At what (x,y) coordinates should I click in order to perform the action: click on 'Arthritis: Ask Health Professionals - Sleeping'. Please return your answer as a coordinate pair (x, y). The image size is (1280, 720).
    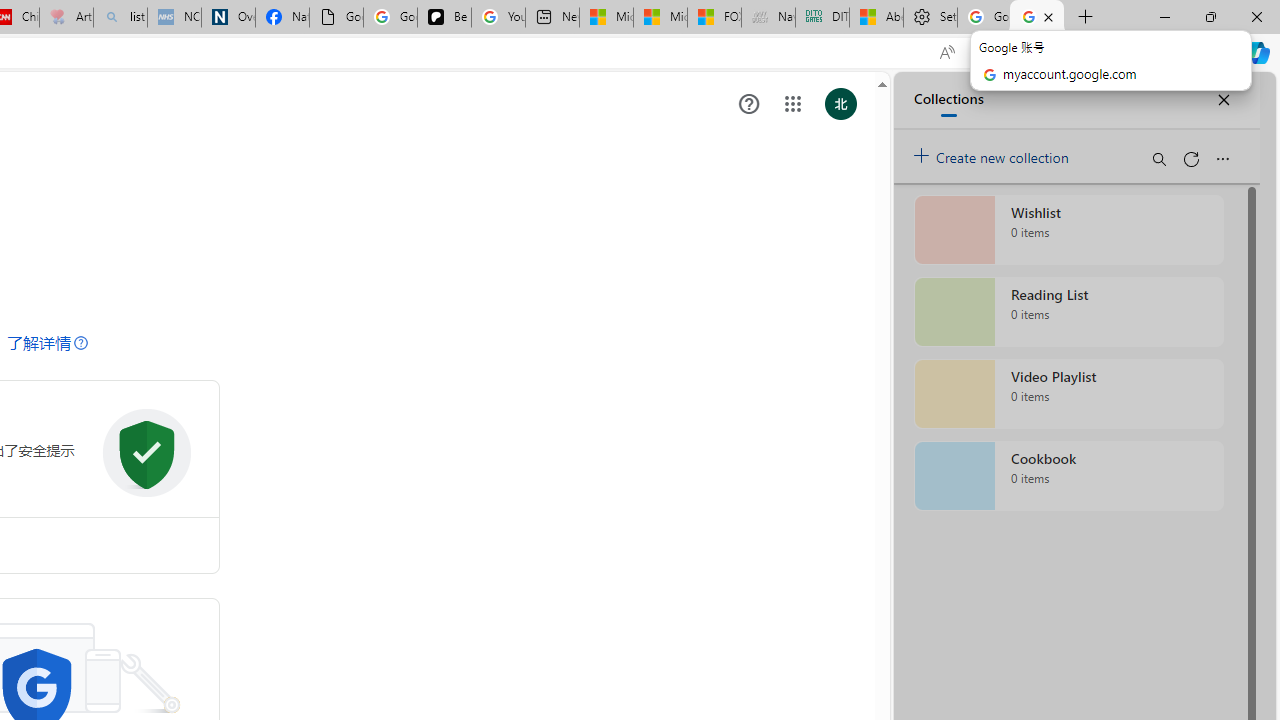
    Looking at the image, I should click on (66, 17).